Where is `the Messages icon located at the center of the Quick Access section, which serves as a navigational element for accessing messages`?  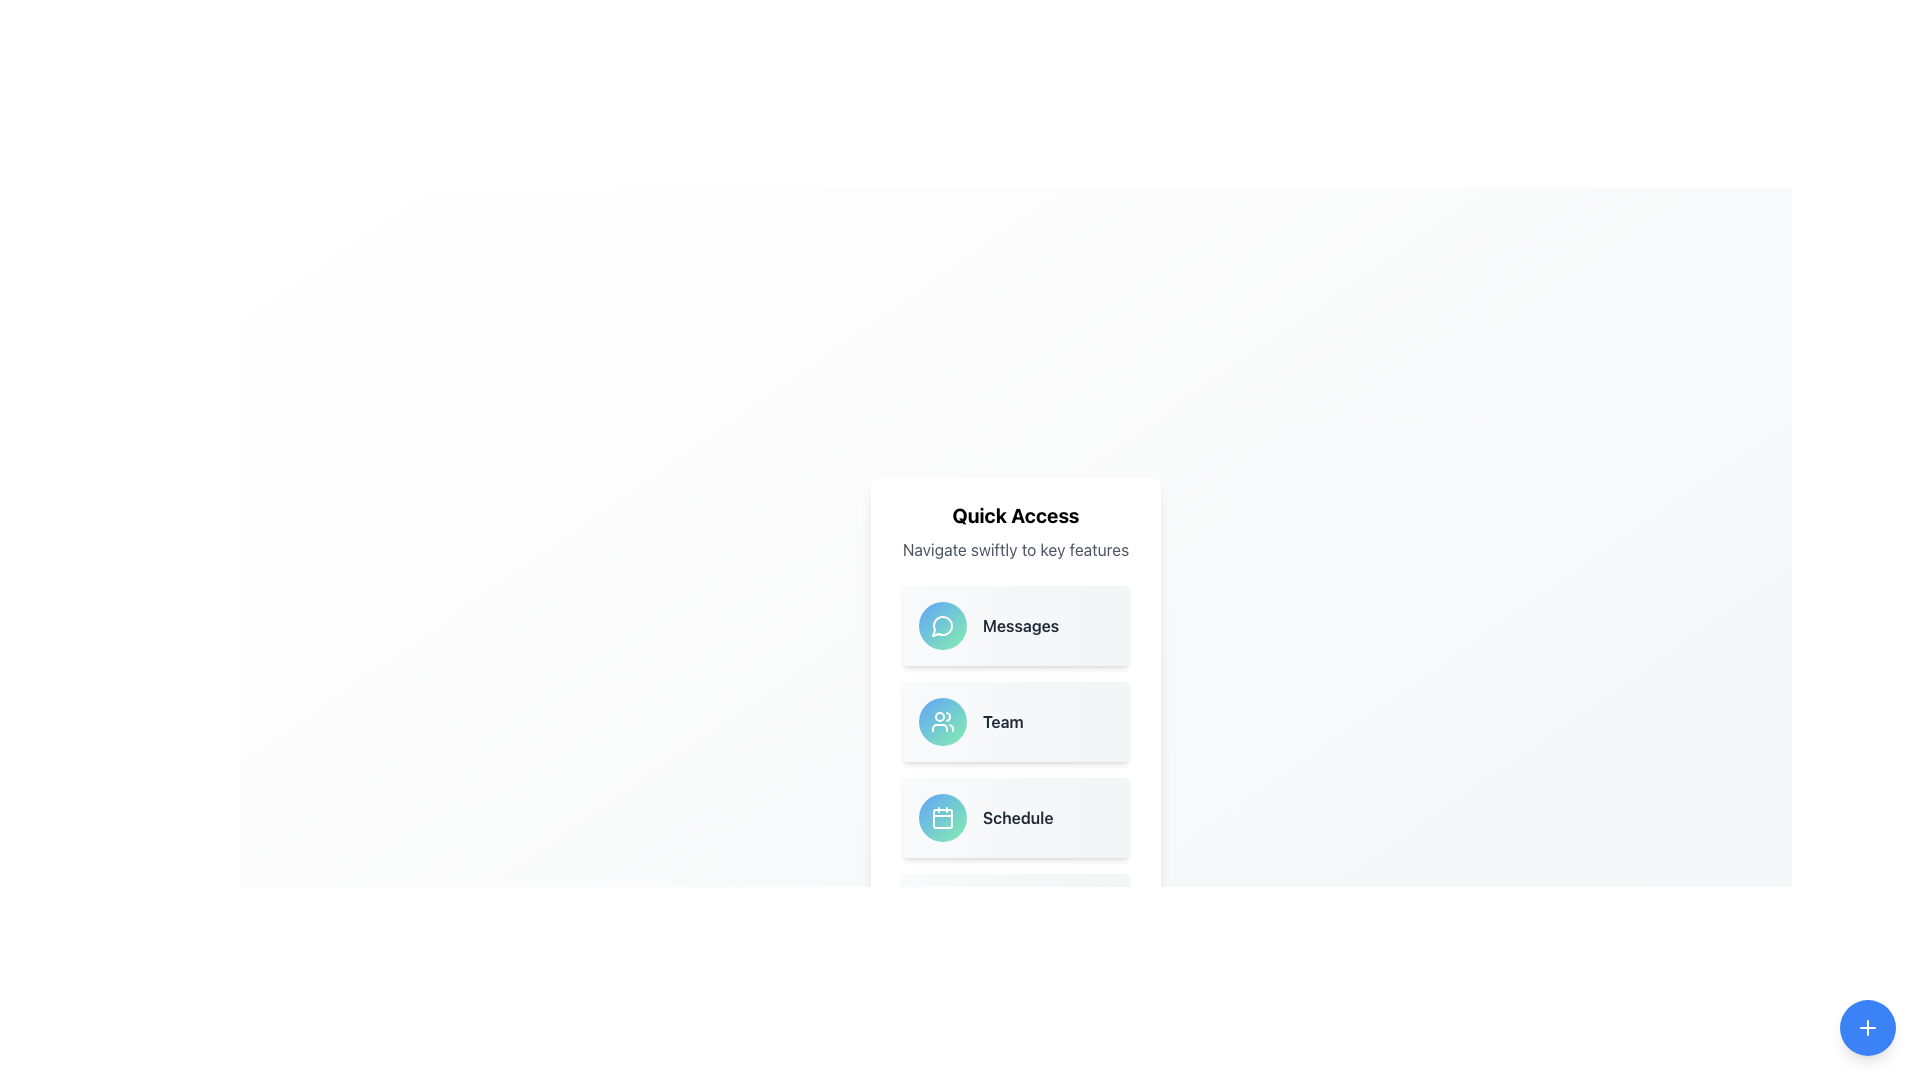 the Messages icon located at the center of the Quick Access section, which serves as a navigational element for accessing messages is located at coordinates (941, 624).